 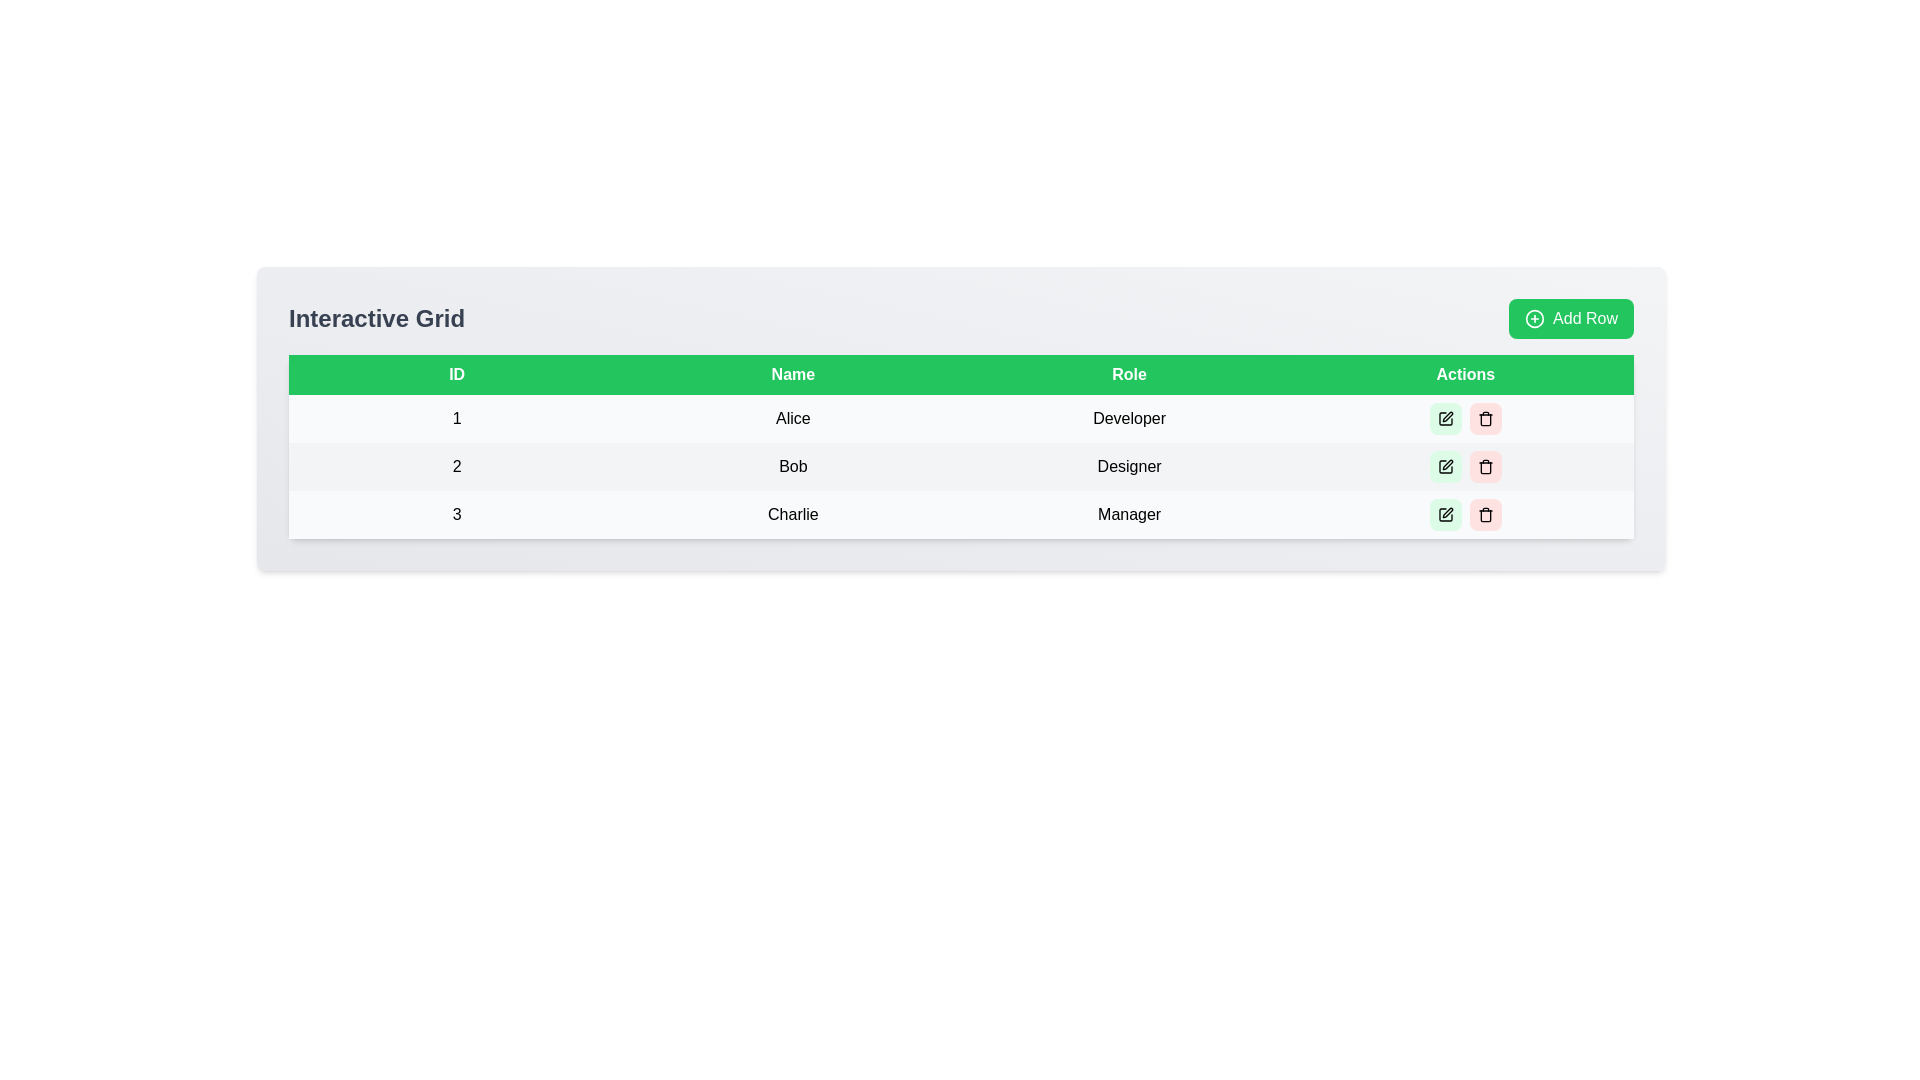 What do you see at coordinates (1465, 374) in the screenshot?
I see `the 'Actions' column header text label, which is the fourth item in the header row of the grid layout` at bounding box center [1465, 374].